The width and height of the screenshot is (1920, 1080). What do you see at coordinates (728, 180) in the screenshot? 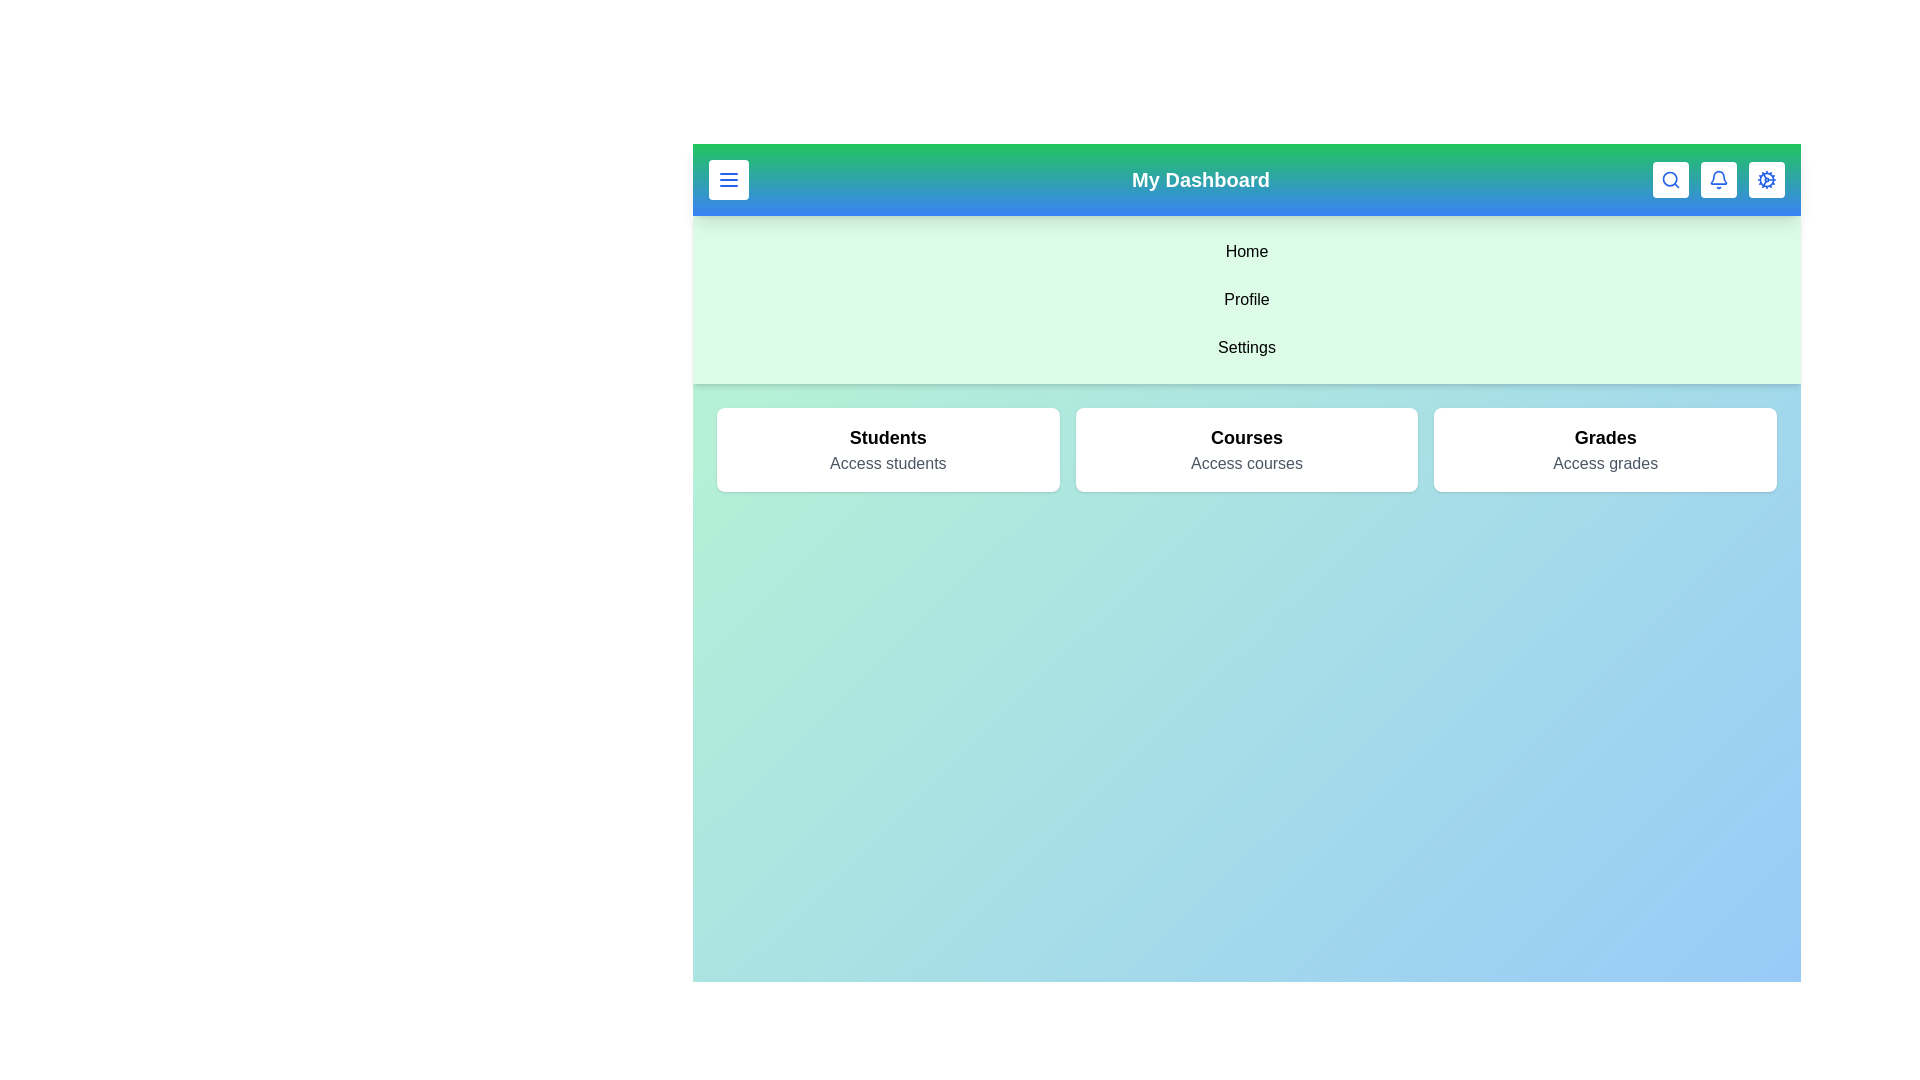
I see `the menu button to toggle the sidebar menu` at bounding box center [728, 180].